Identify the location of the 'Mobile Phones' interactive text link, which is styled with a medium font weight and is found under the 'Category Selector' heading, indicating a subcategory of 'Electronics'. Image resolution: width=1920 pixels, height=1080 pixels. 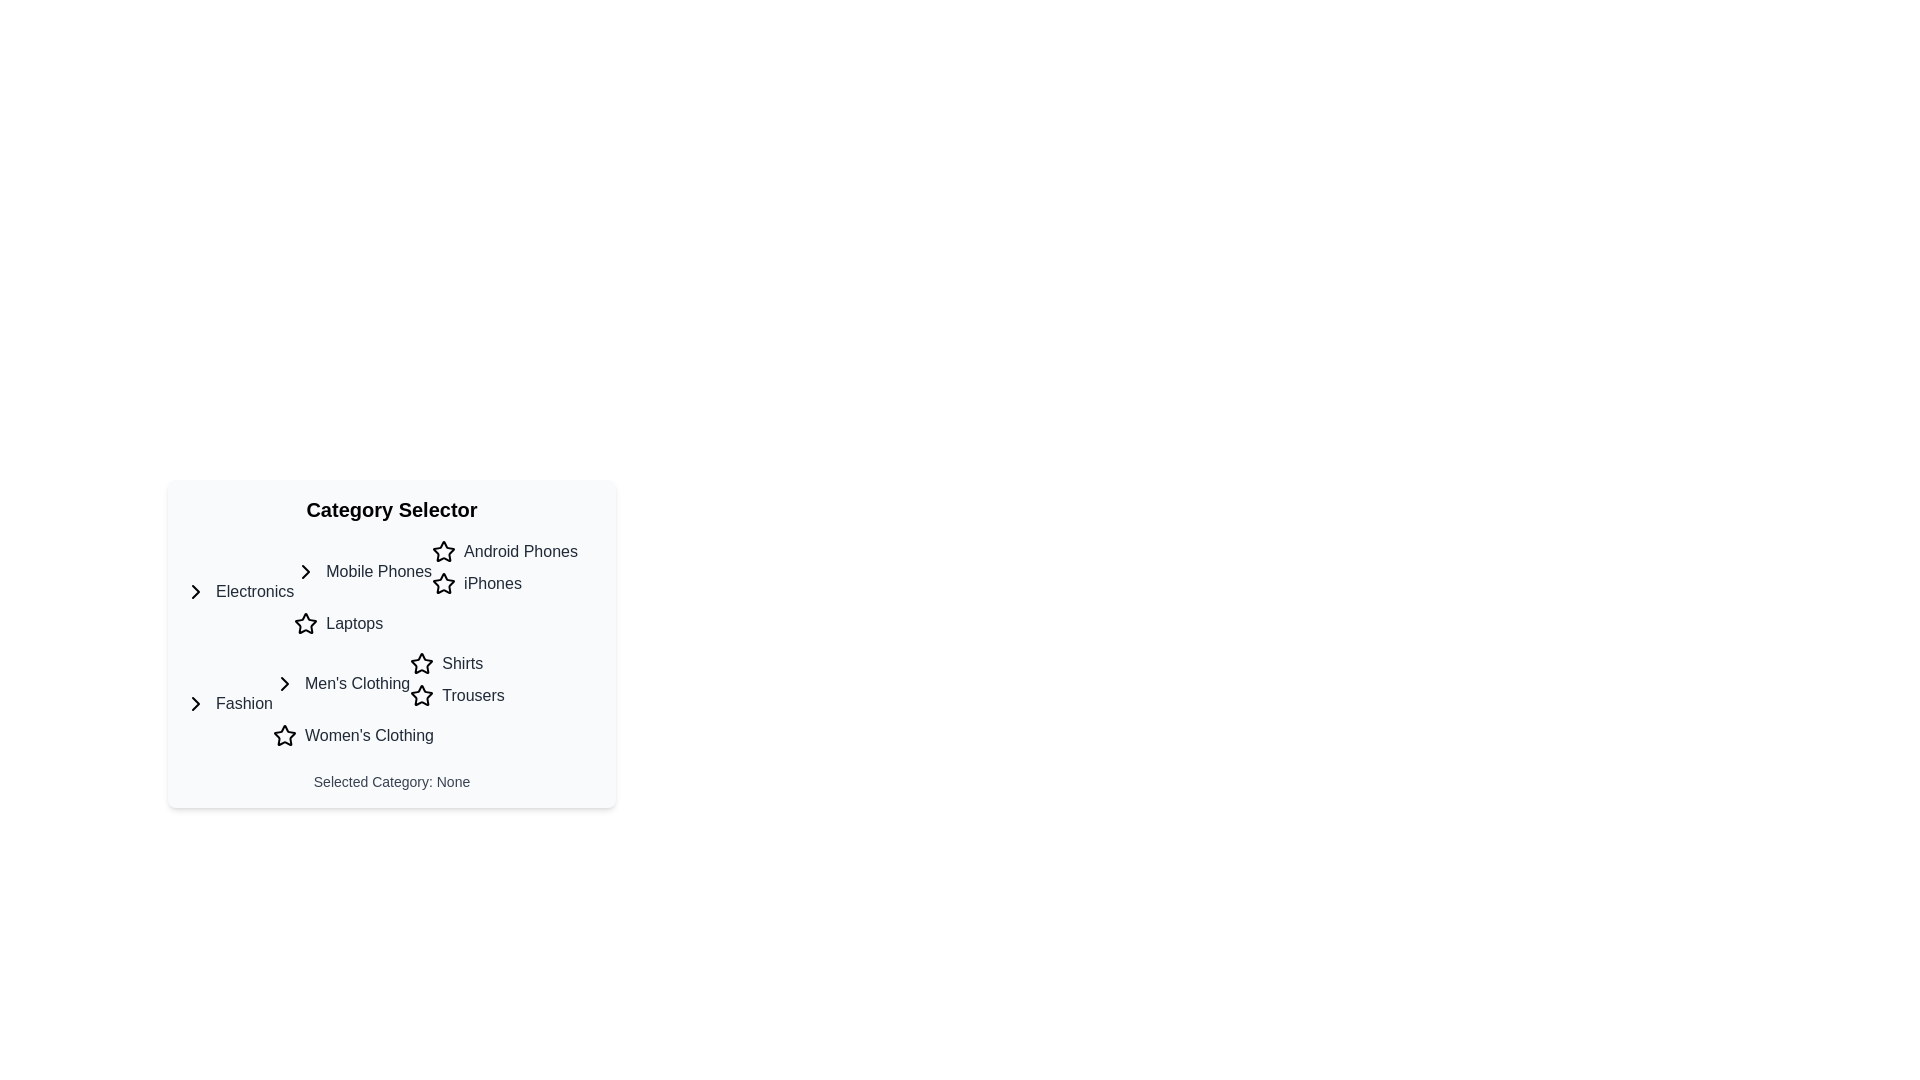
(379, 571).